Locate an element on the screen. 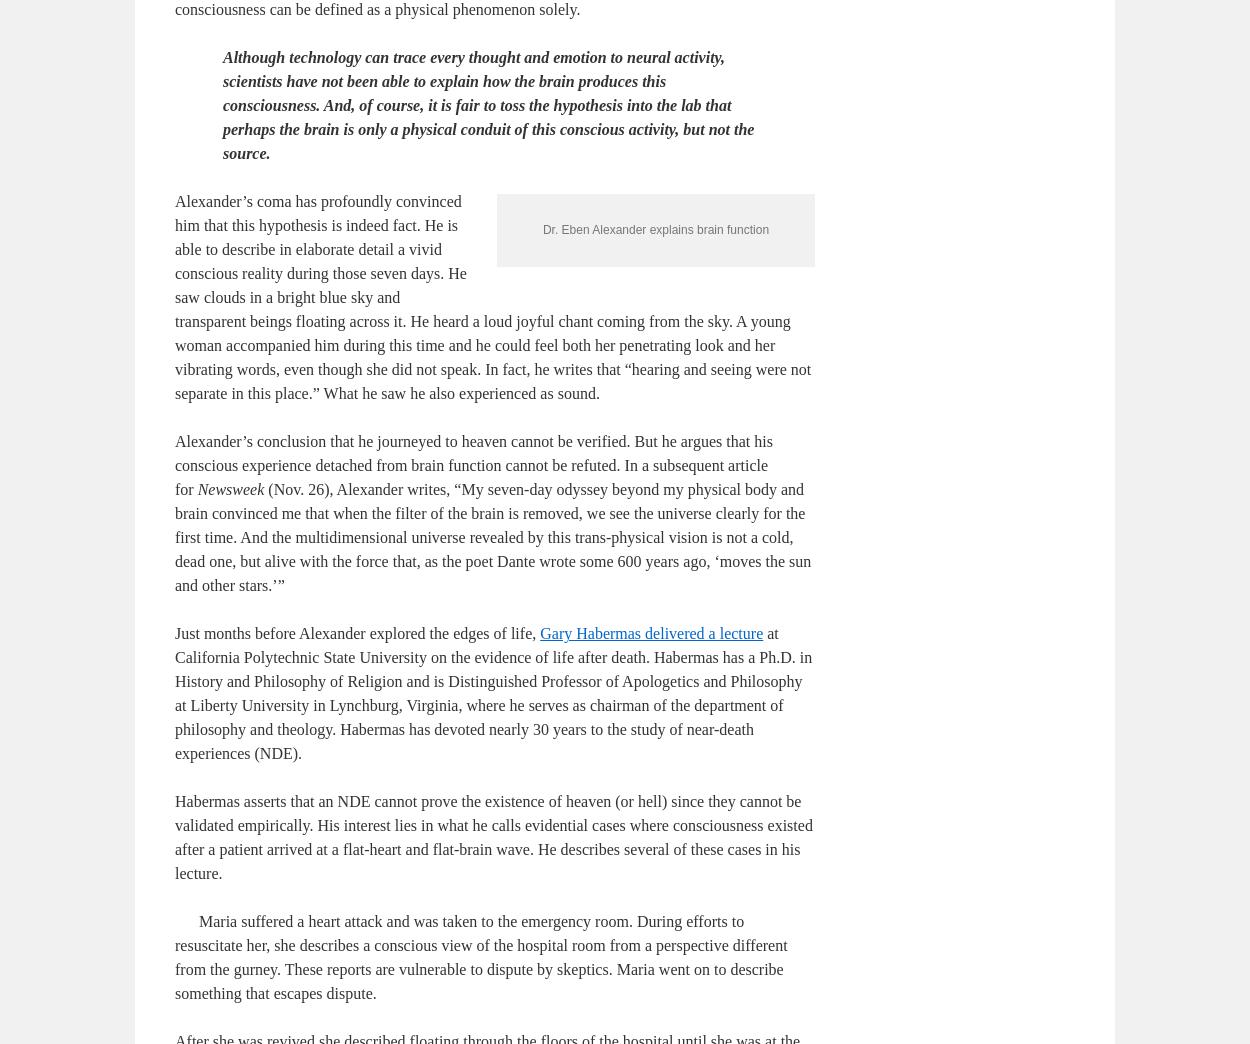 Image resolution: width=1250 pixels, height=1044 pixels. 'Just months before Alexander explored the edges of life,' is located at coordinates (175, 800).